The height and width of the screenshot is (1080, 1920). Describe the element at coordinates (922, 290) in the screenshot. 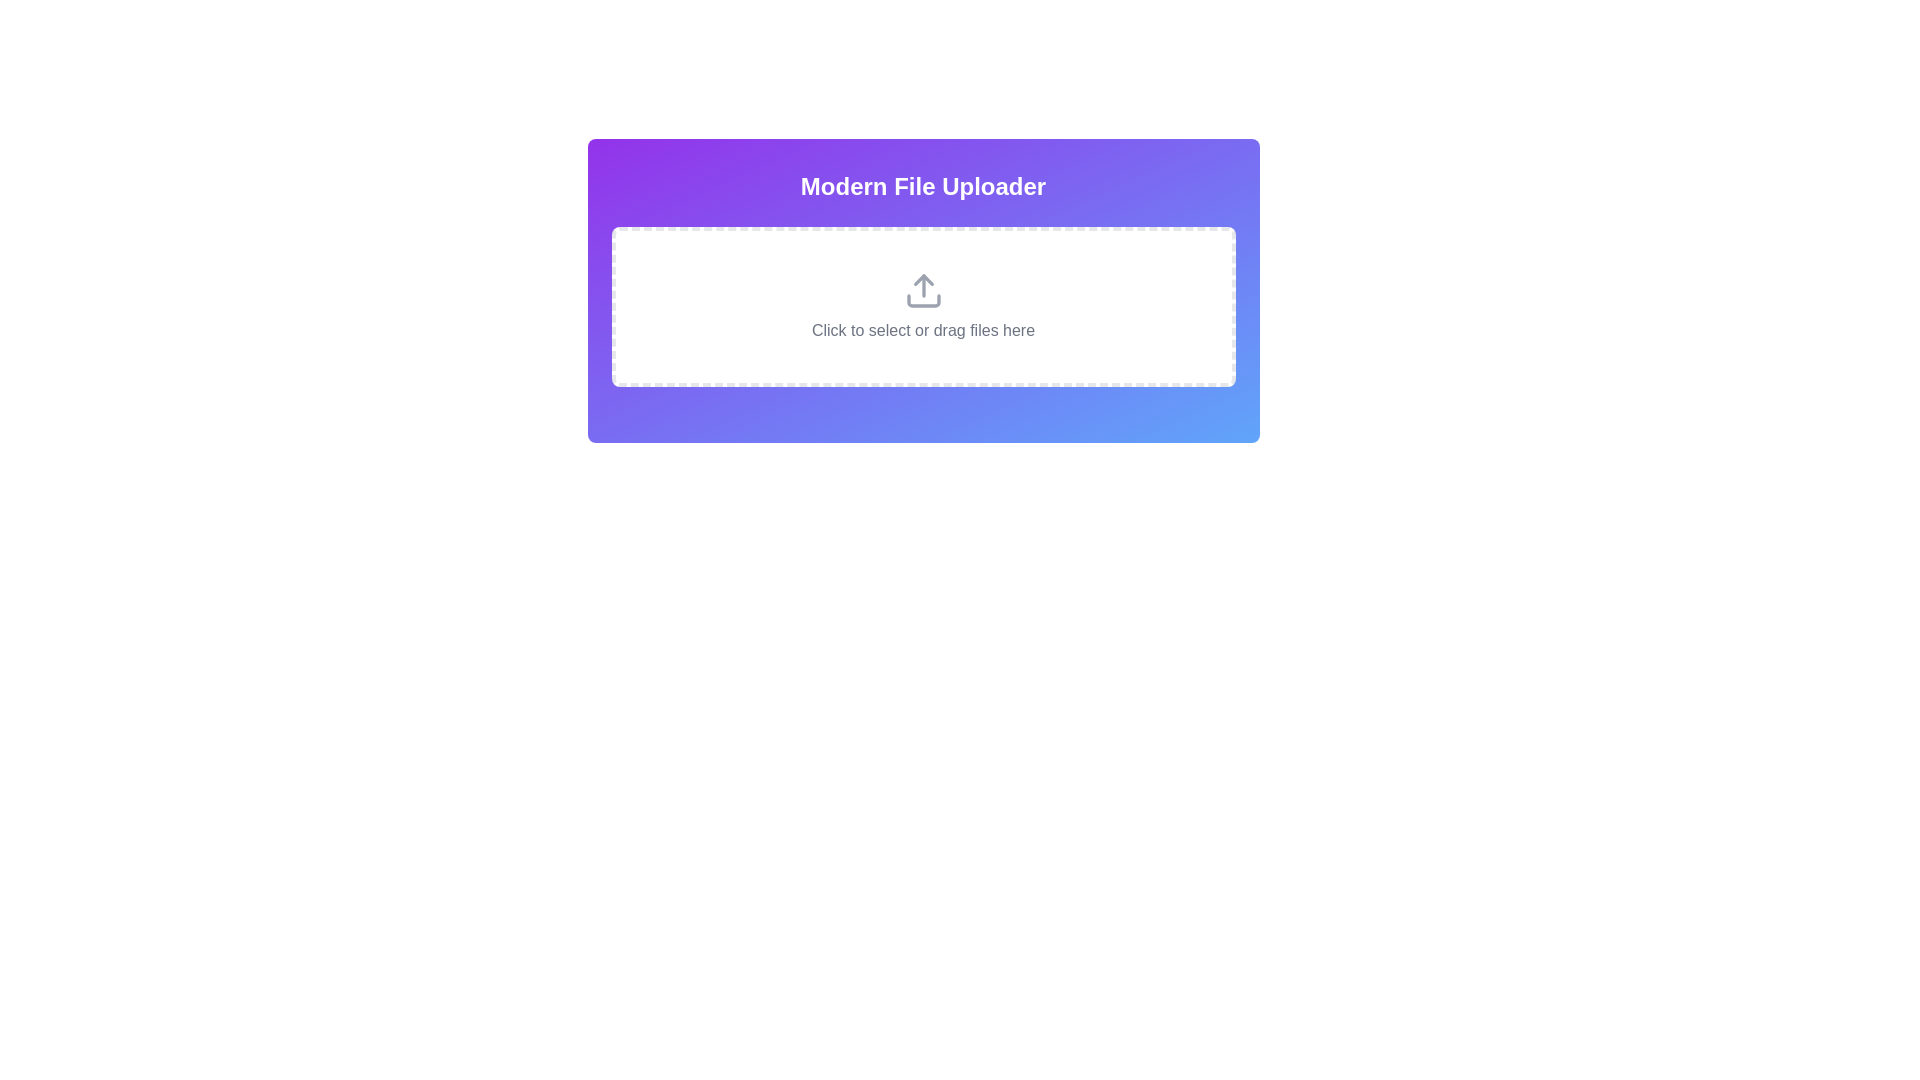

I see `the file upload icon located in the middle of the bordered white rectangular area labeled 'Click to select or drag files here' under the header 'Modern File Uploader'` at that location.